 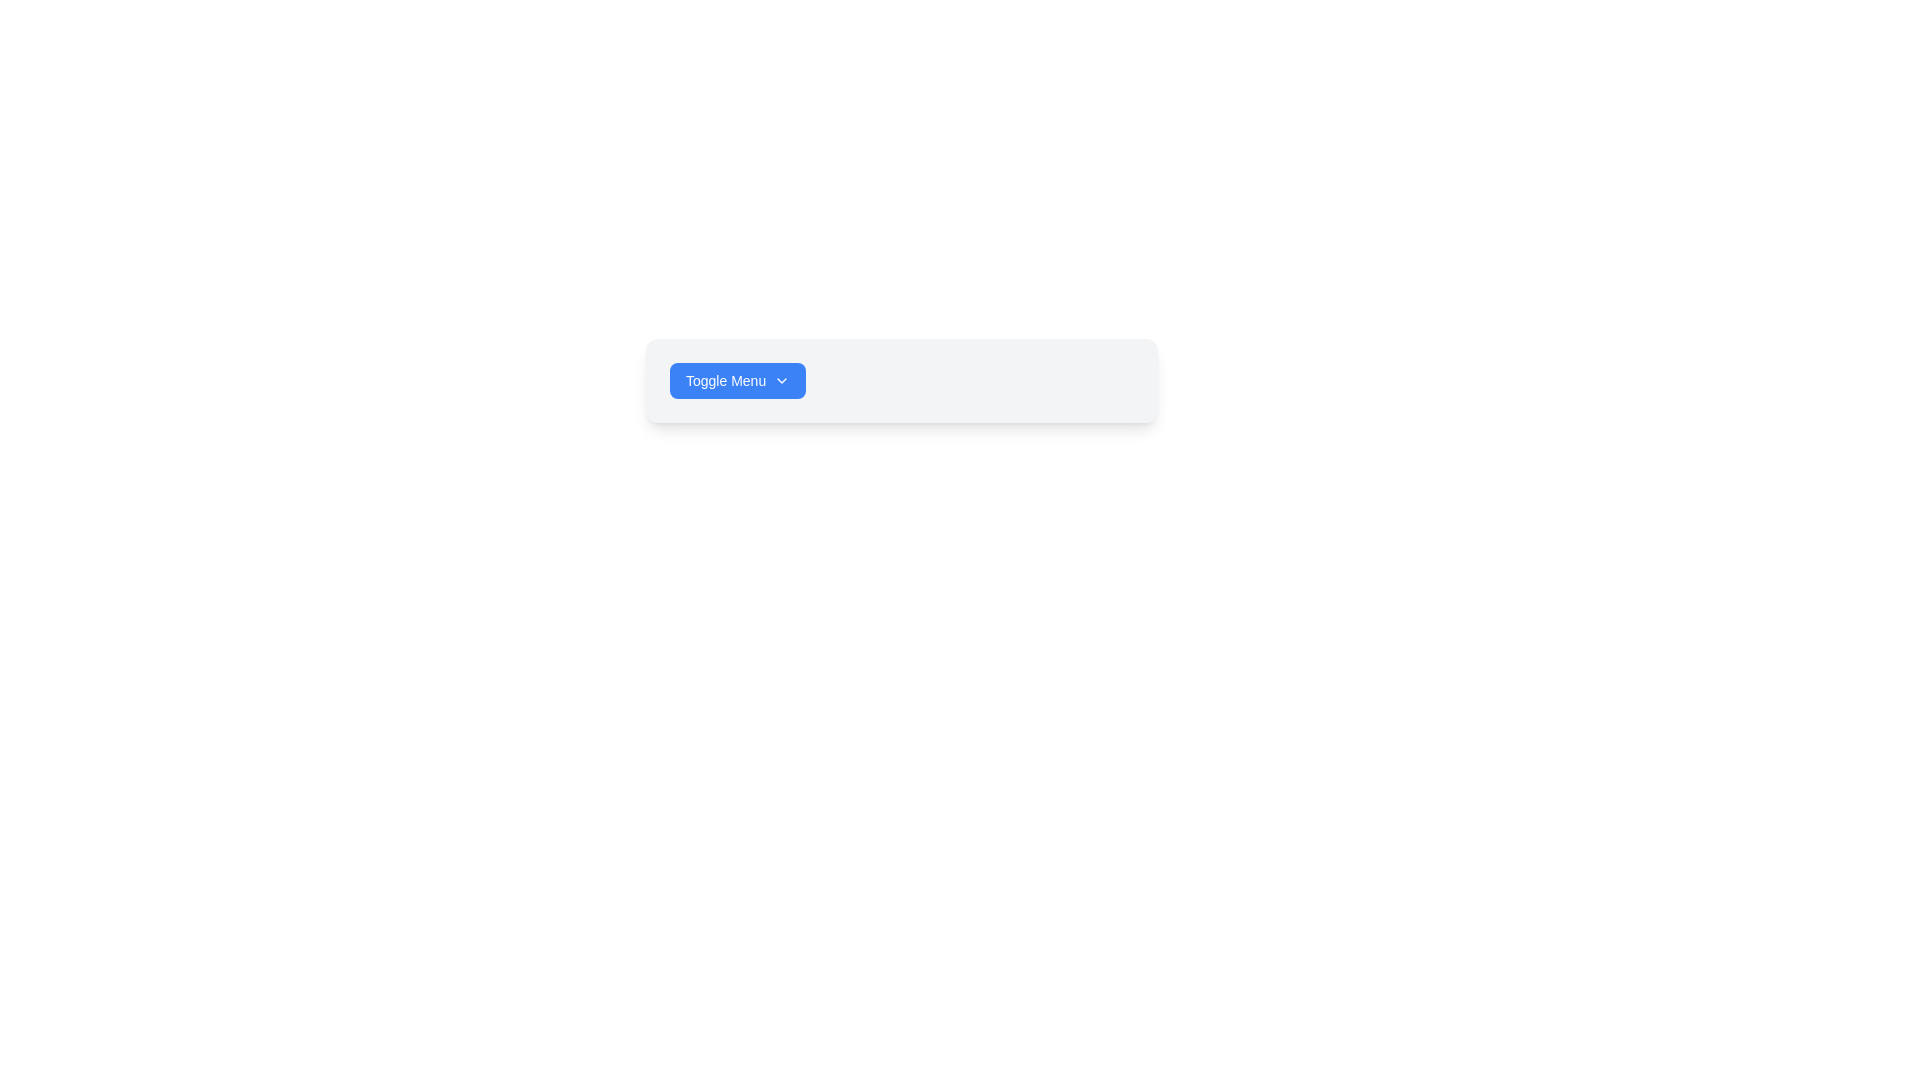 What do you see at coordinates (781, 381) in the screenshot?
I see `the small downward-pointing chevron icon that is part of the 'Toggle Menu' button, located on the rightmost side of the button` at bounding box center [781, 381].